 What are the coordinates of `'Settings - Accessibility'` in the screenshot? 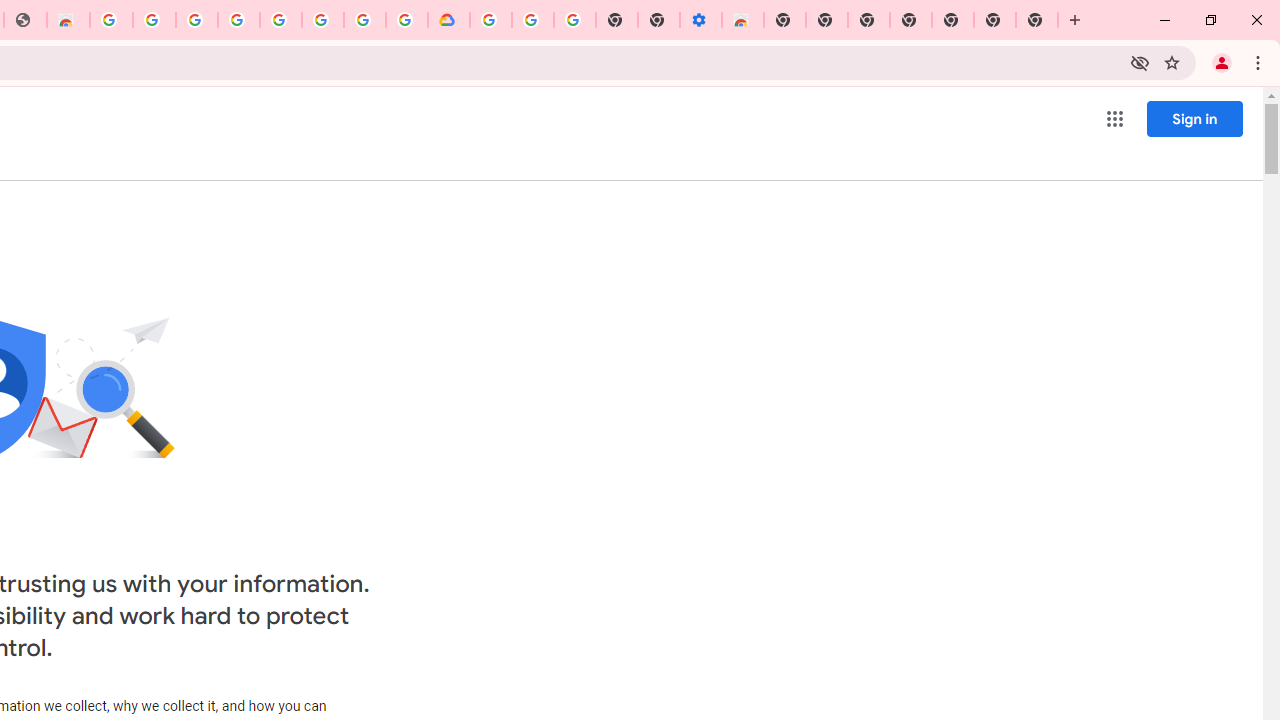 It's located at (700, 20).